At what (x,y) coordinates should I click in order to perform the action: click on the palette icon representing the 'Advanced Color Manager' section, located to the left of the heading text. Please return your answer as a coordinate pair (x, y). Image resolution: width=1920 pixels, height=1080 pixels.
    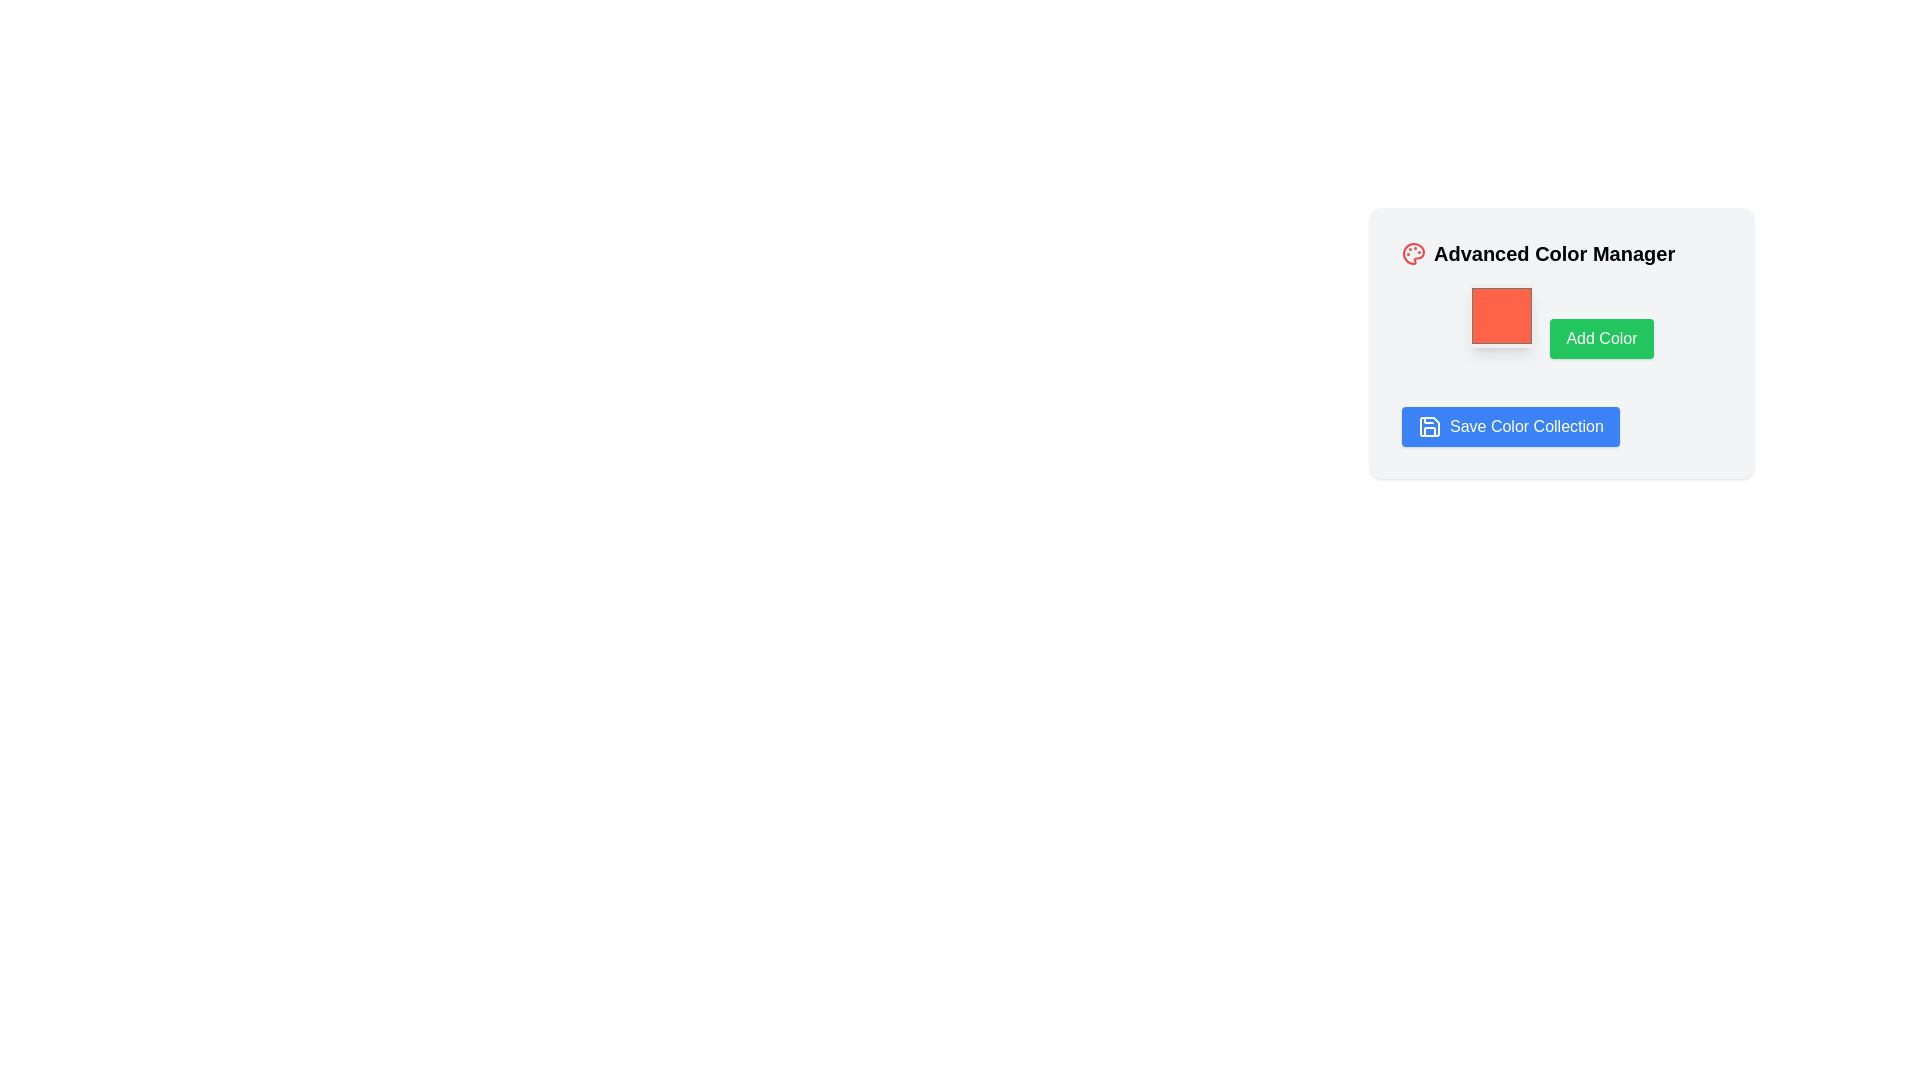
    Looking at the image, I should click on (1413, 253).